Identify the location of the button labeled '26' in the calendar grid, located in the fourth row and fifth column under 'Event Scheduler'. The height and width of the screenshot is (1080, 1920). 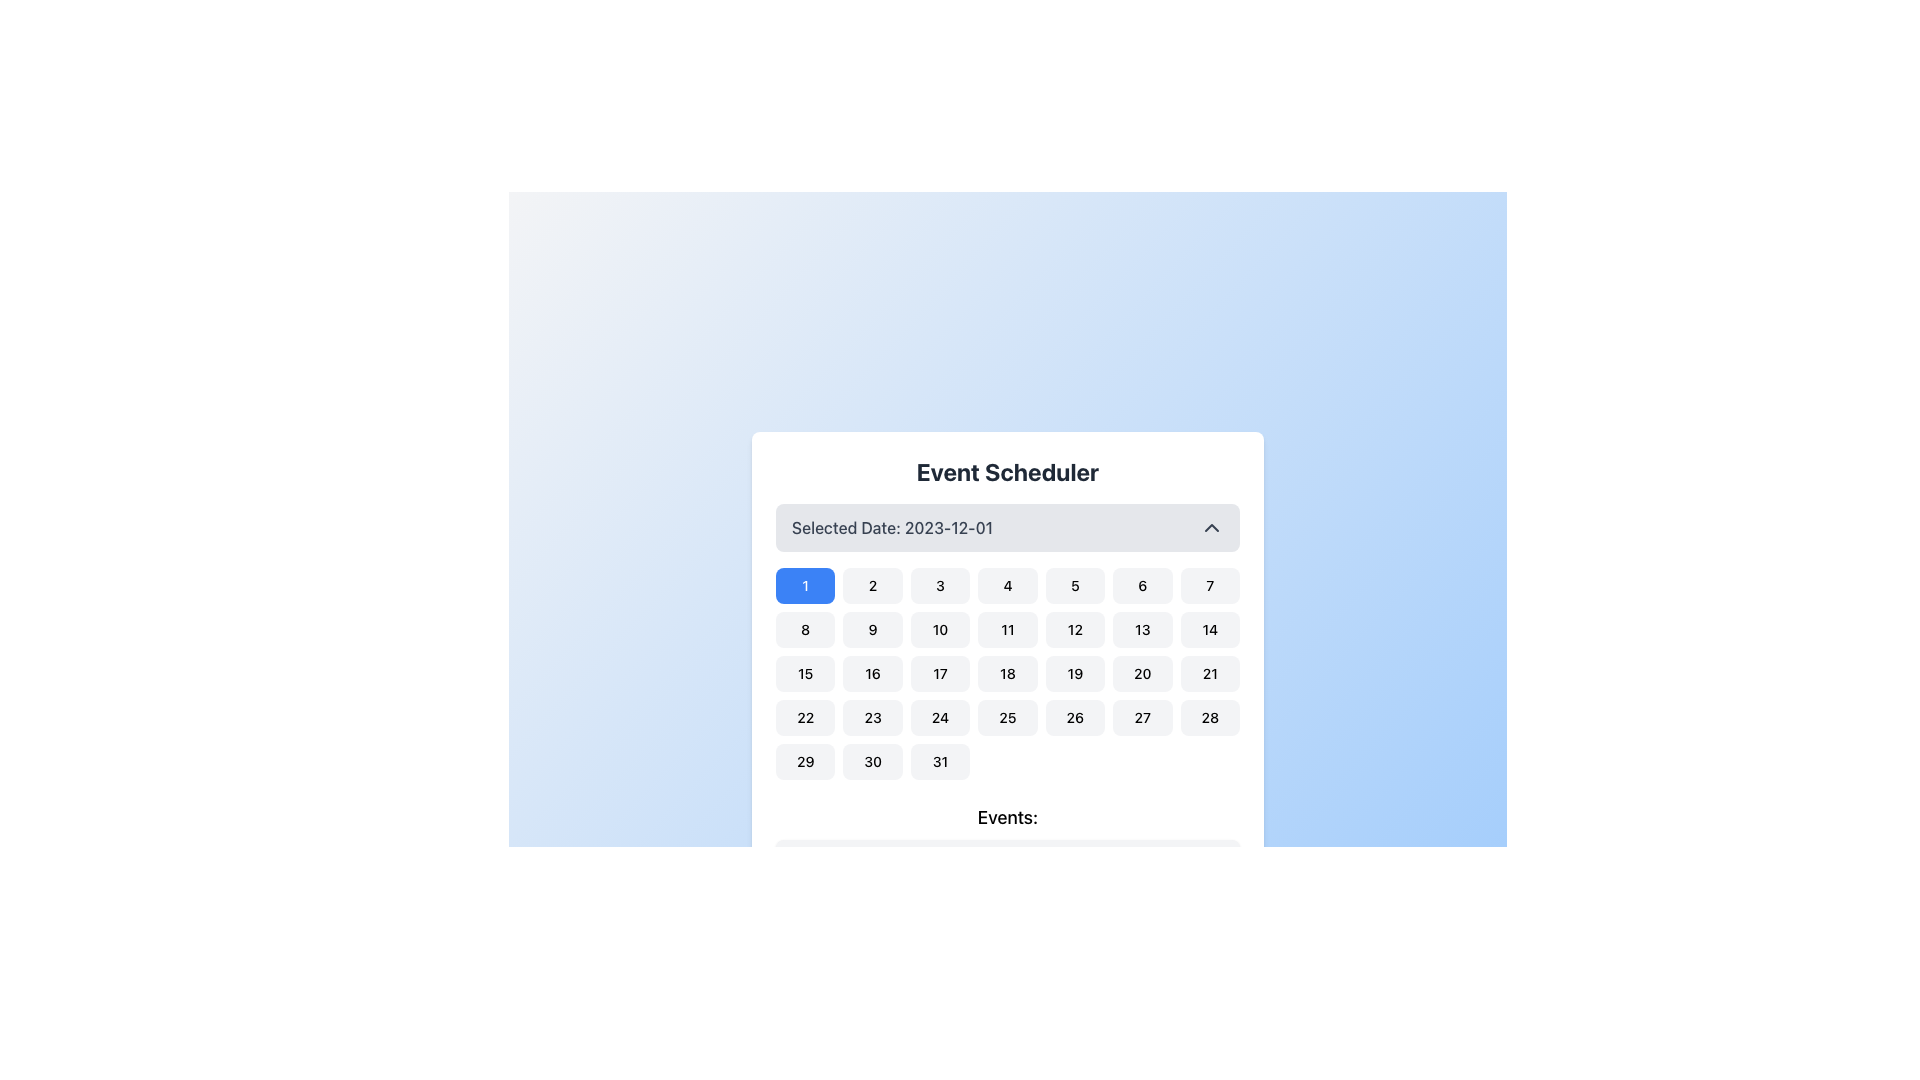
(1074, 716).